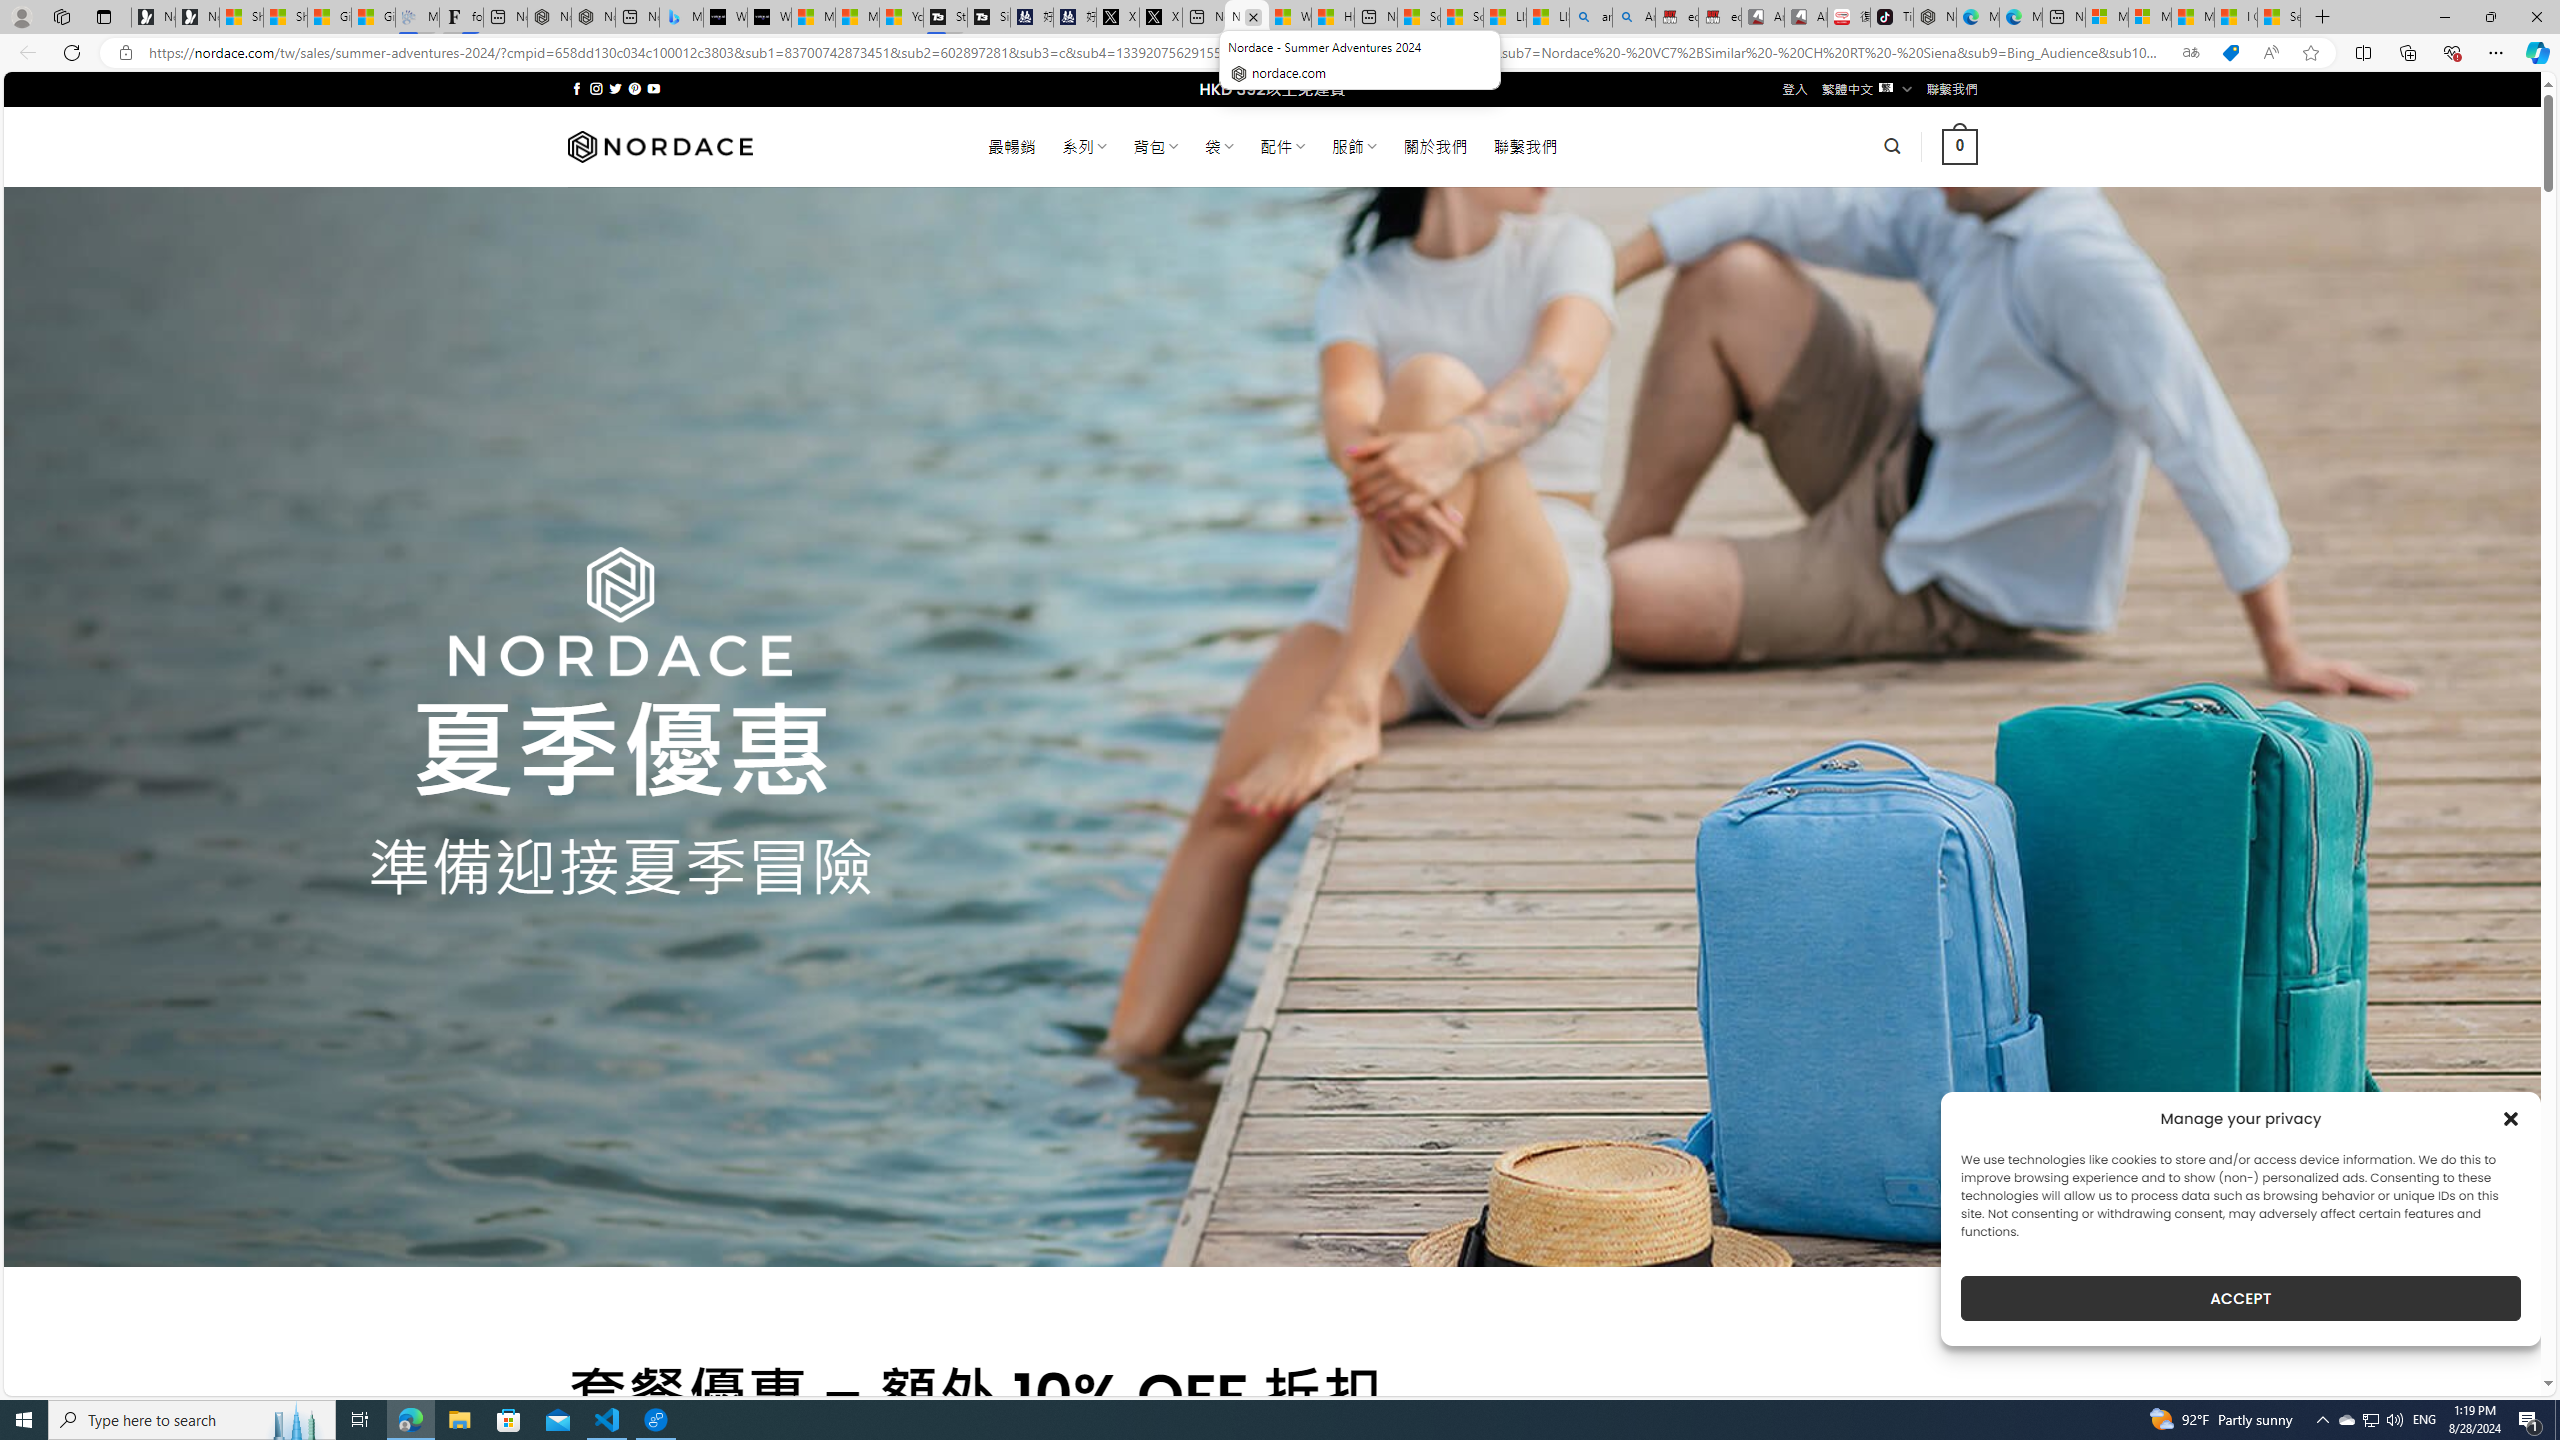 The image size is (2560, 1440). I want to click on 'Shanghai, China weather forecast | Microsoft Weather', so click(285, 16).